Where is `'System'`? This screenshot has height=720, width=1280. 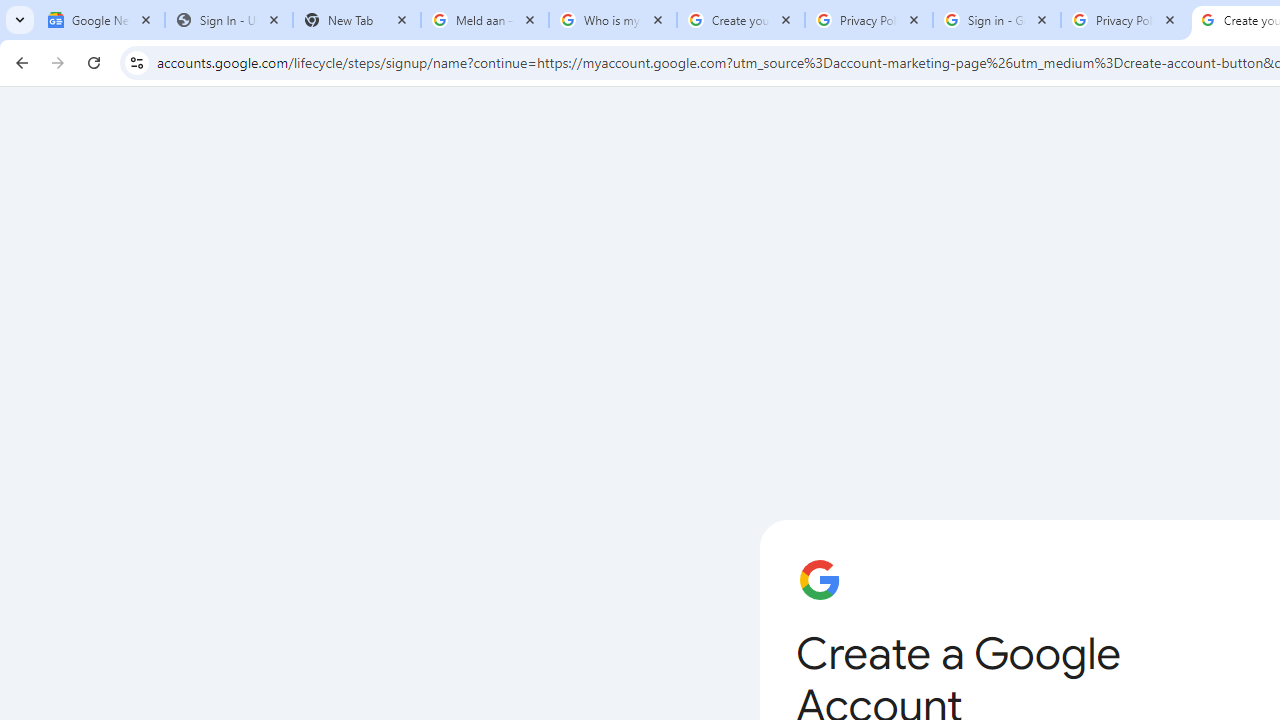
'System' is located at coordinates (10, 11).